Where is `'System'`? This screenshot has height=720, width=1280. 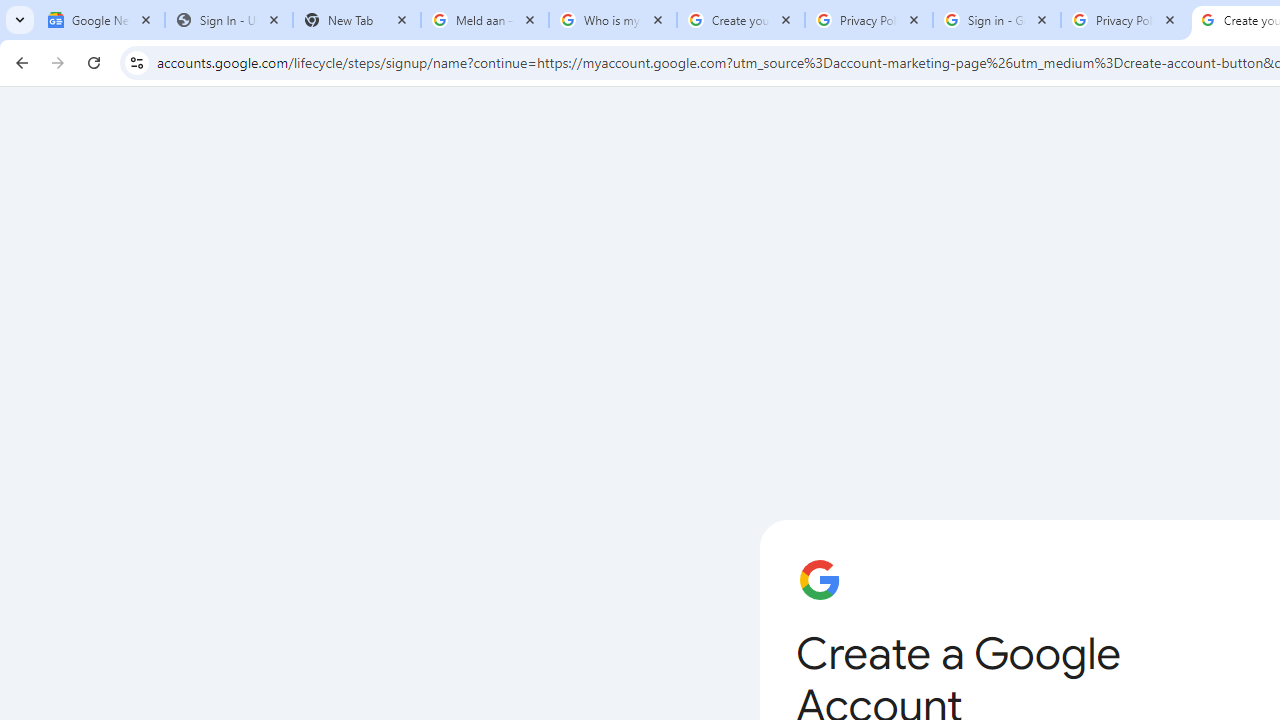
'System' is located at coordinates (10, 11).